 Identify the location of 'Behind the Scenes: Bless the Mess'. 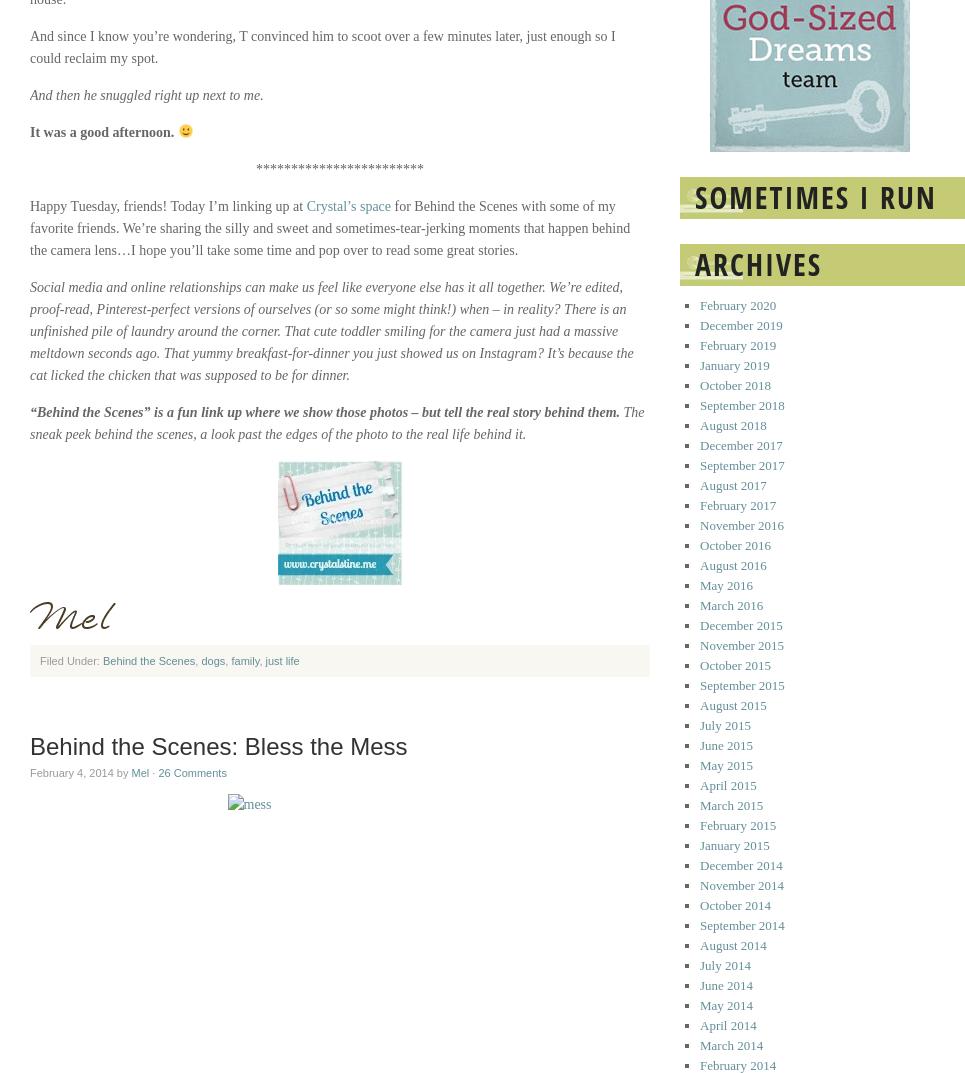
(218, 745).